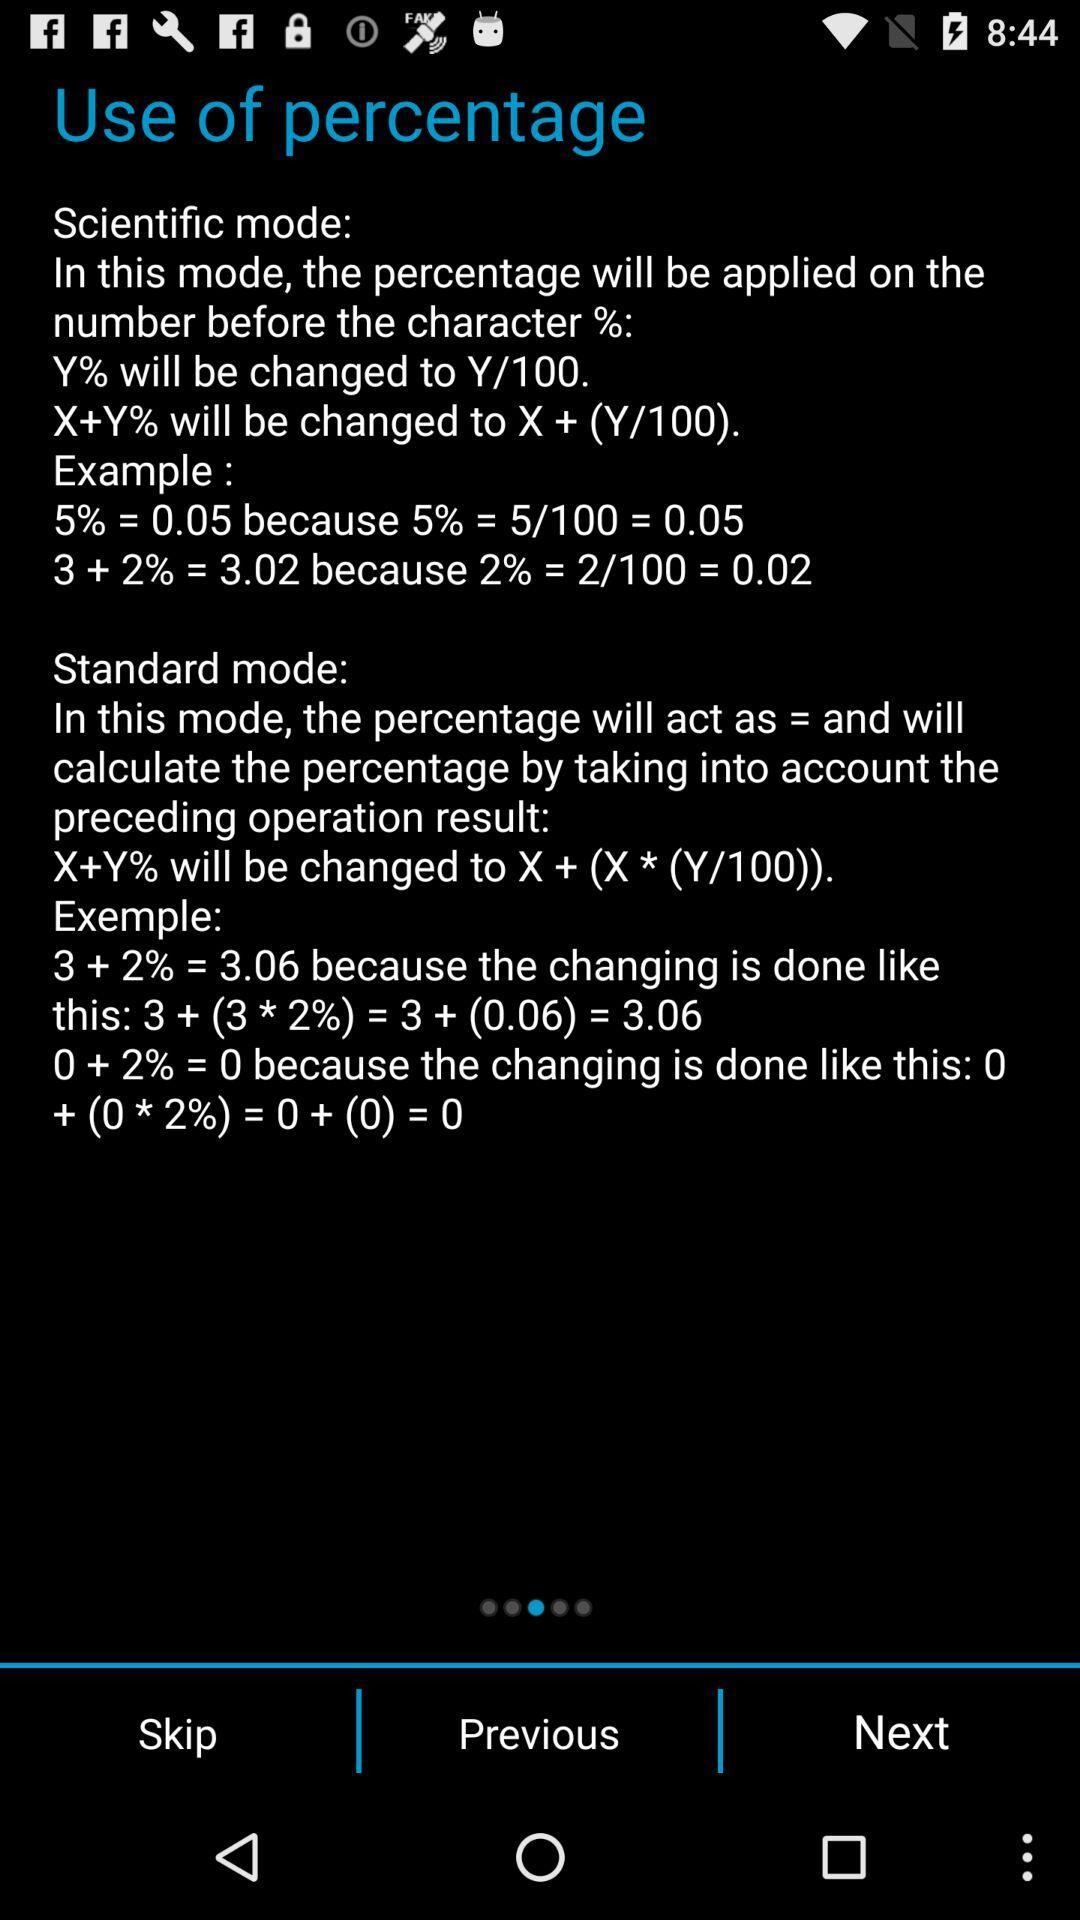 Image resolution: width=1080 pixels, height=1920 pixels. What do you see at coordinates (901, 1730) in the screenshot?
I see `next button` at bounding box center [901, 1730].